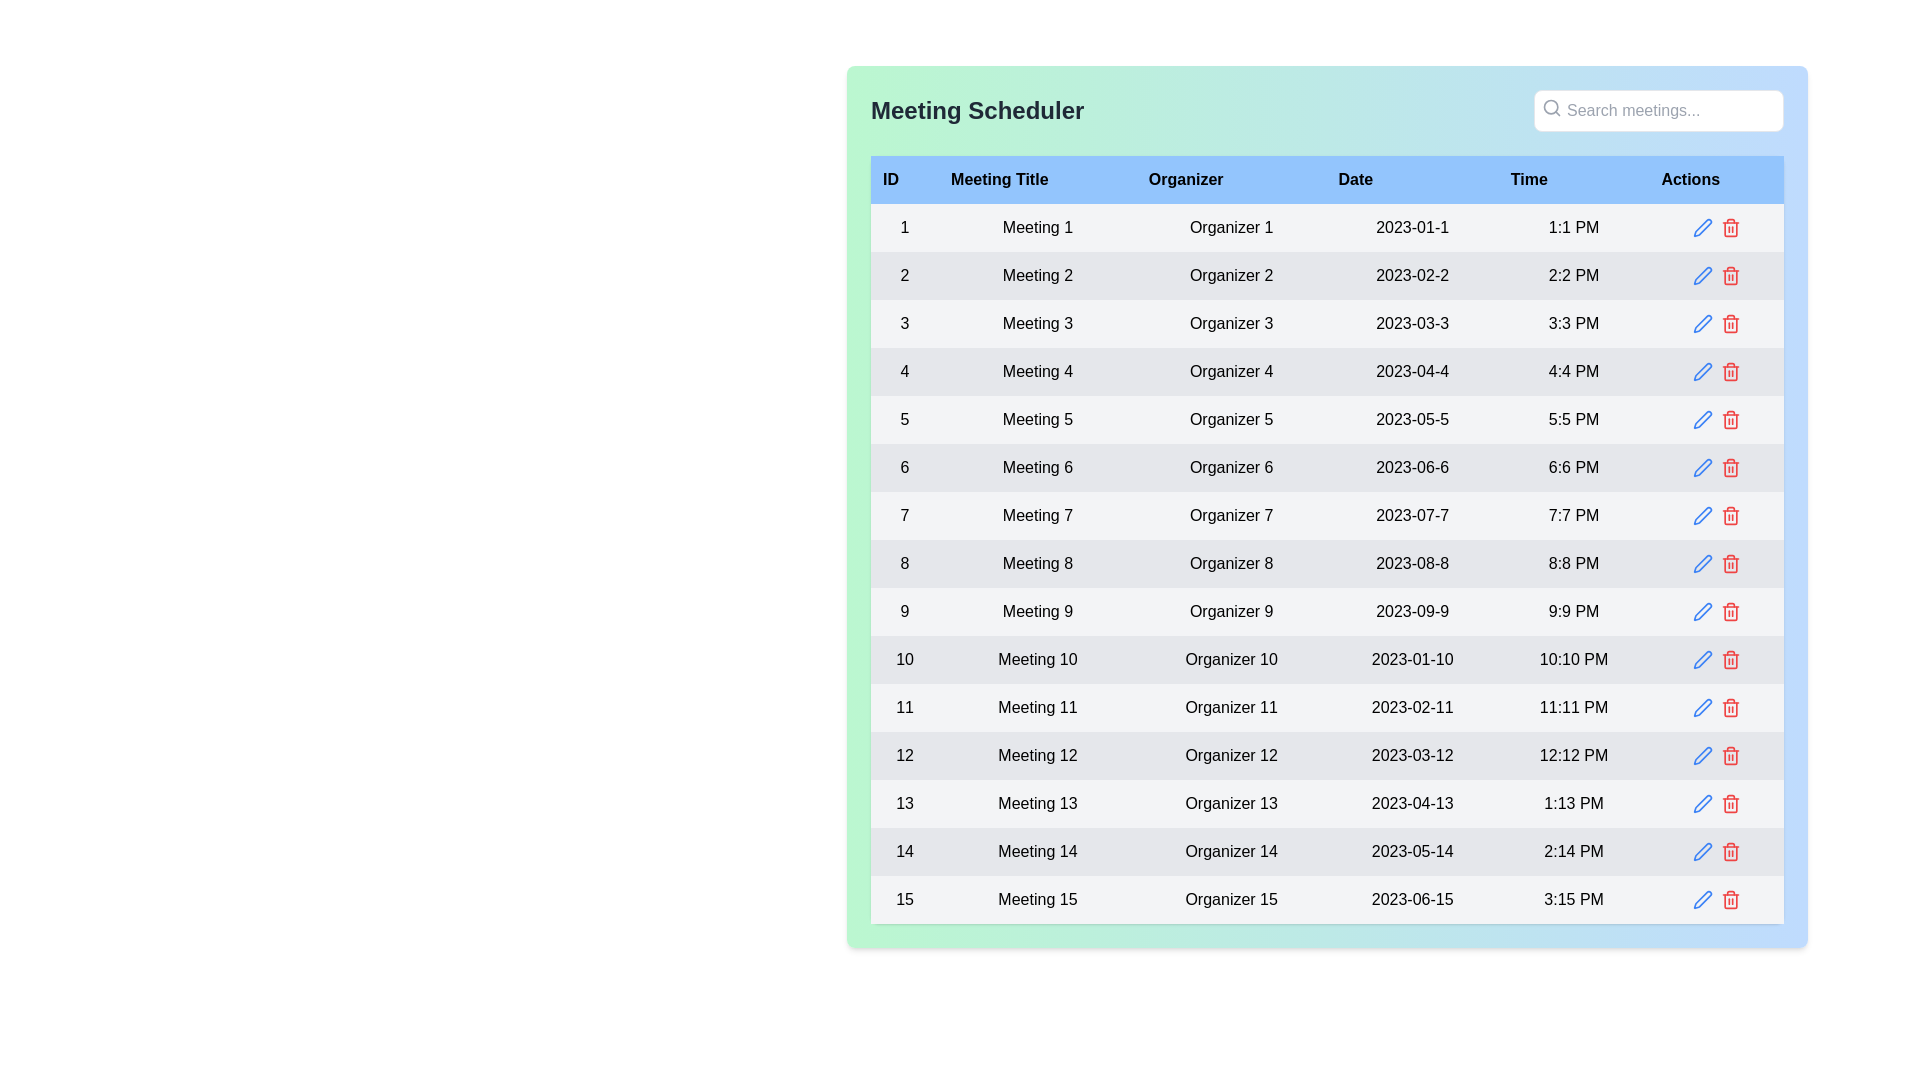 This screenshot has height=1080, width=1920. Describe the element at coordinates (1715, 756) in the screenshot. I see `the small graphic icon located in the last column of the row for 'Meeting 12', positioned between the blue pencil icon and the red trash can icon` at that location.